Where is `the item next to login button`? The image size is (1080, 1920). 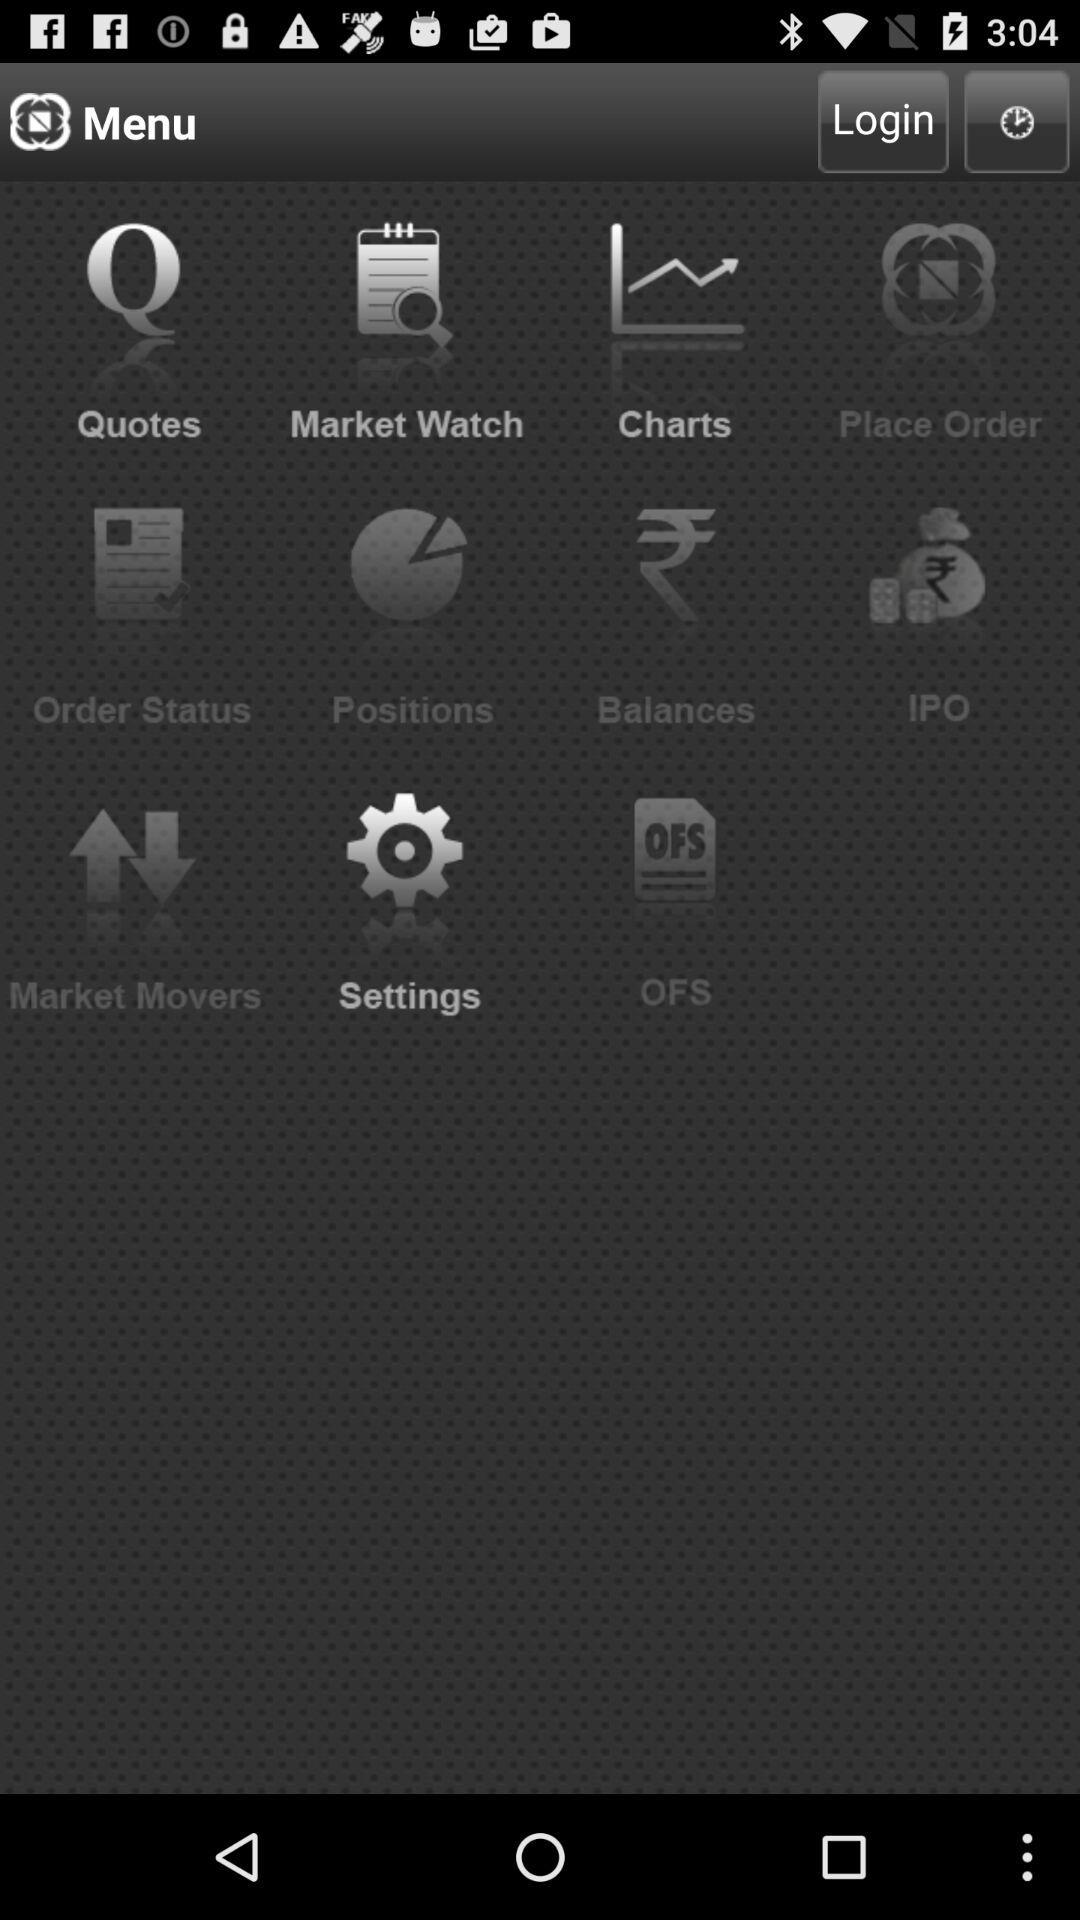
the item next to login button is located at coordinates (1017, 120).